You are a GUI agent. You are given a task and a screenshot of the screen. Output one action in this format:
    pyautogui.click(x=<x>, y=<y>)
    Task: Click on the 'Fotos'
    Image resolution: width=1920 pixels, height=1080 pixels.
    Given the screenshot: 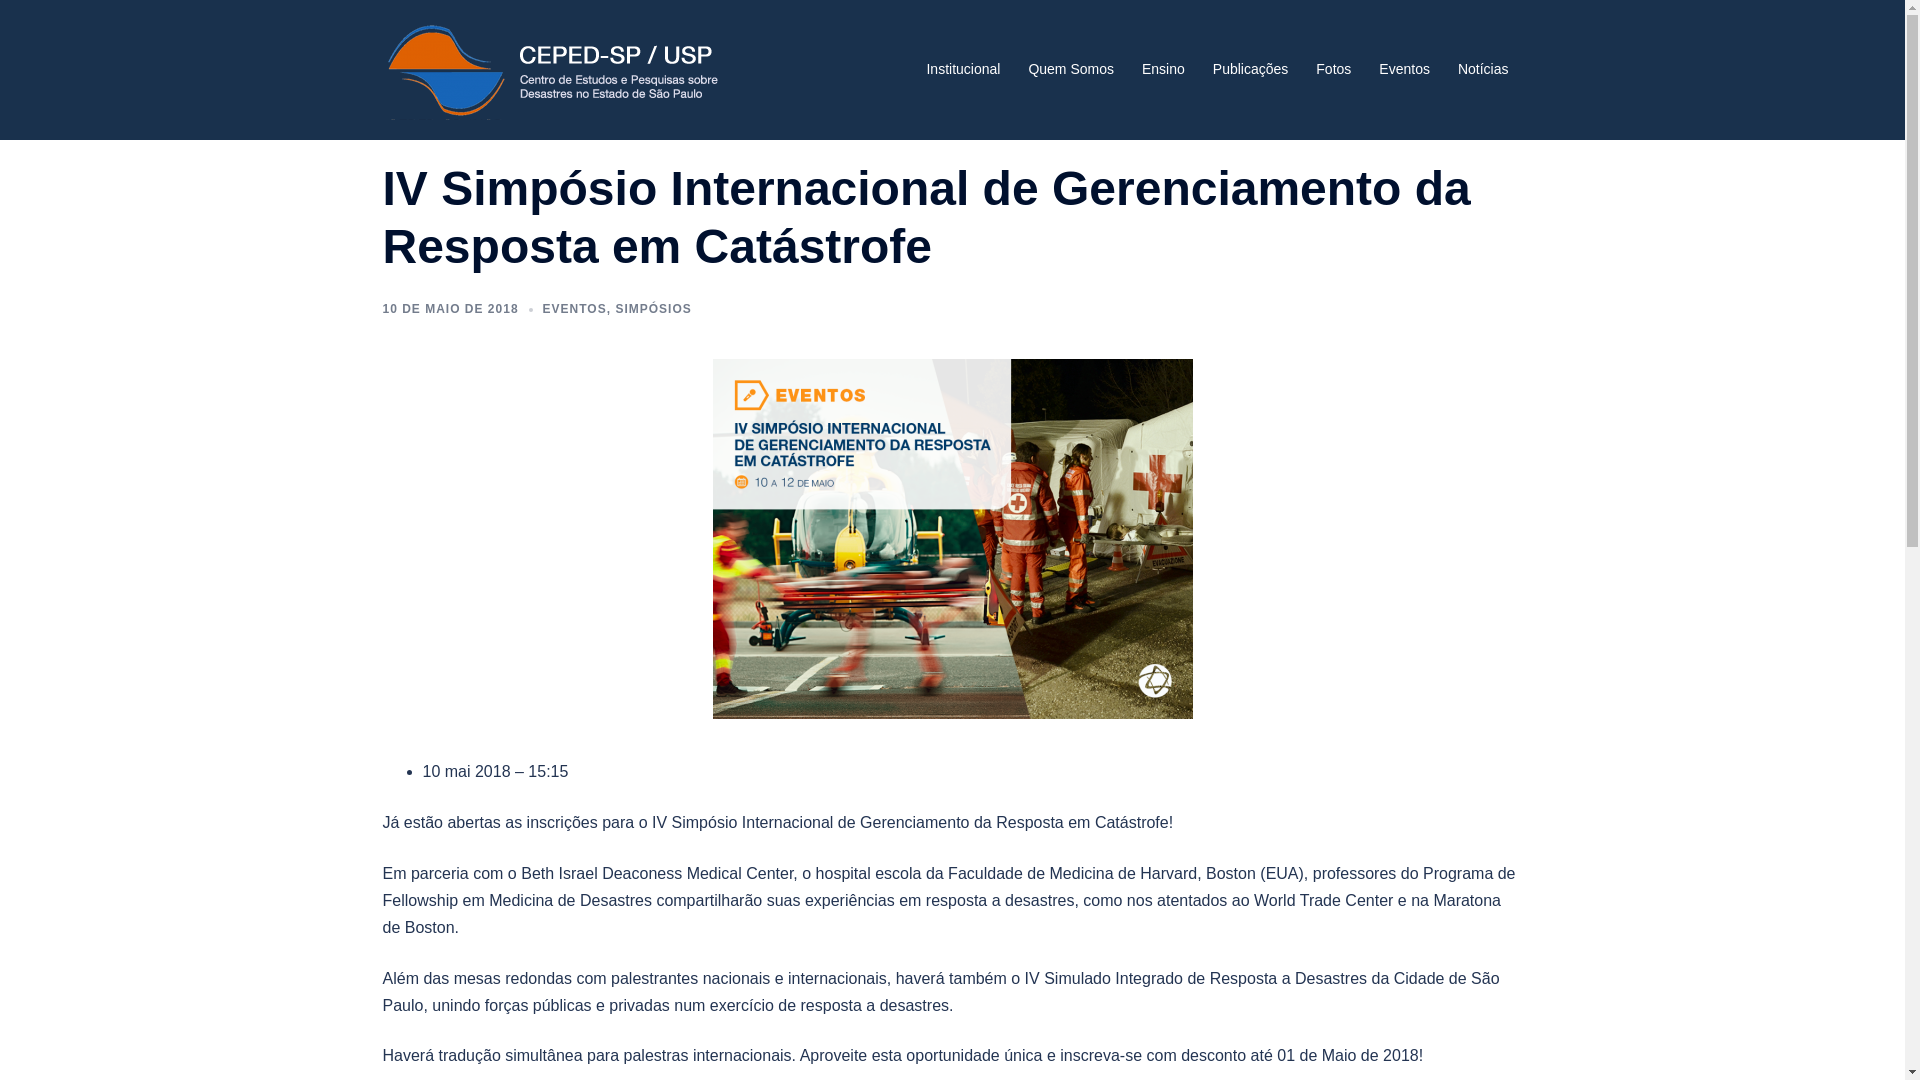 What is the action you would take?
    pyautogui.click(x=1315, y=68)
    